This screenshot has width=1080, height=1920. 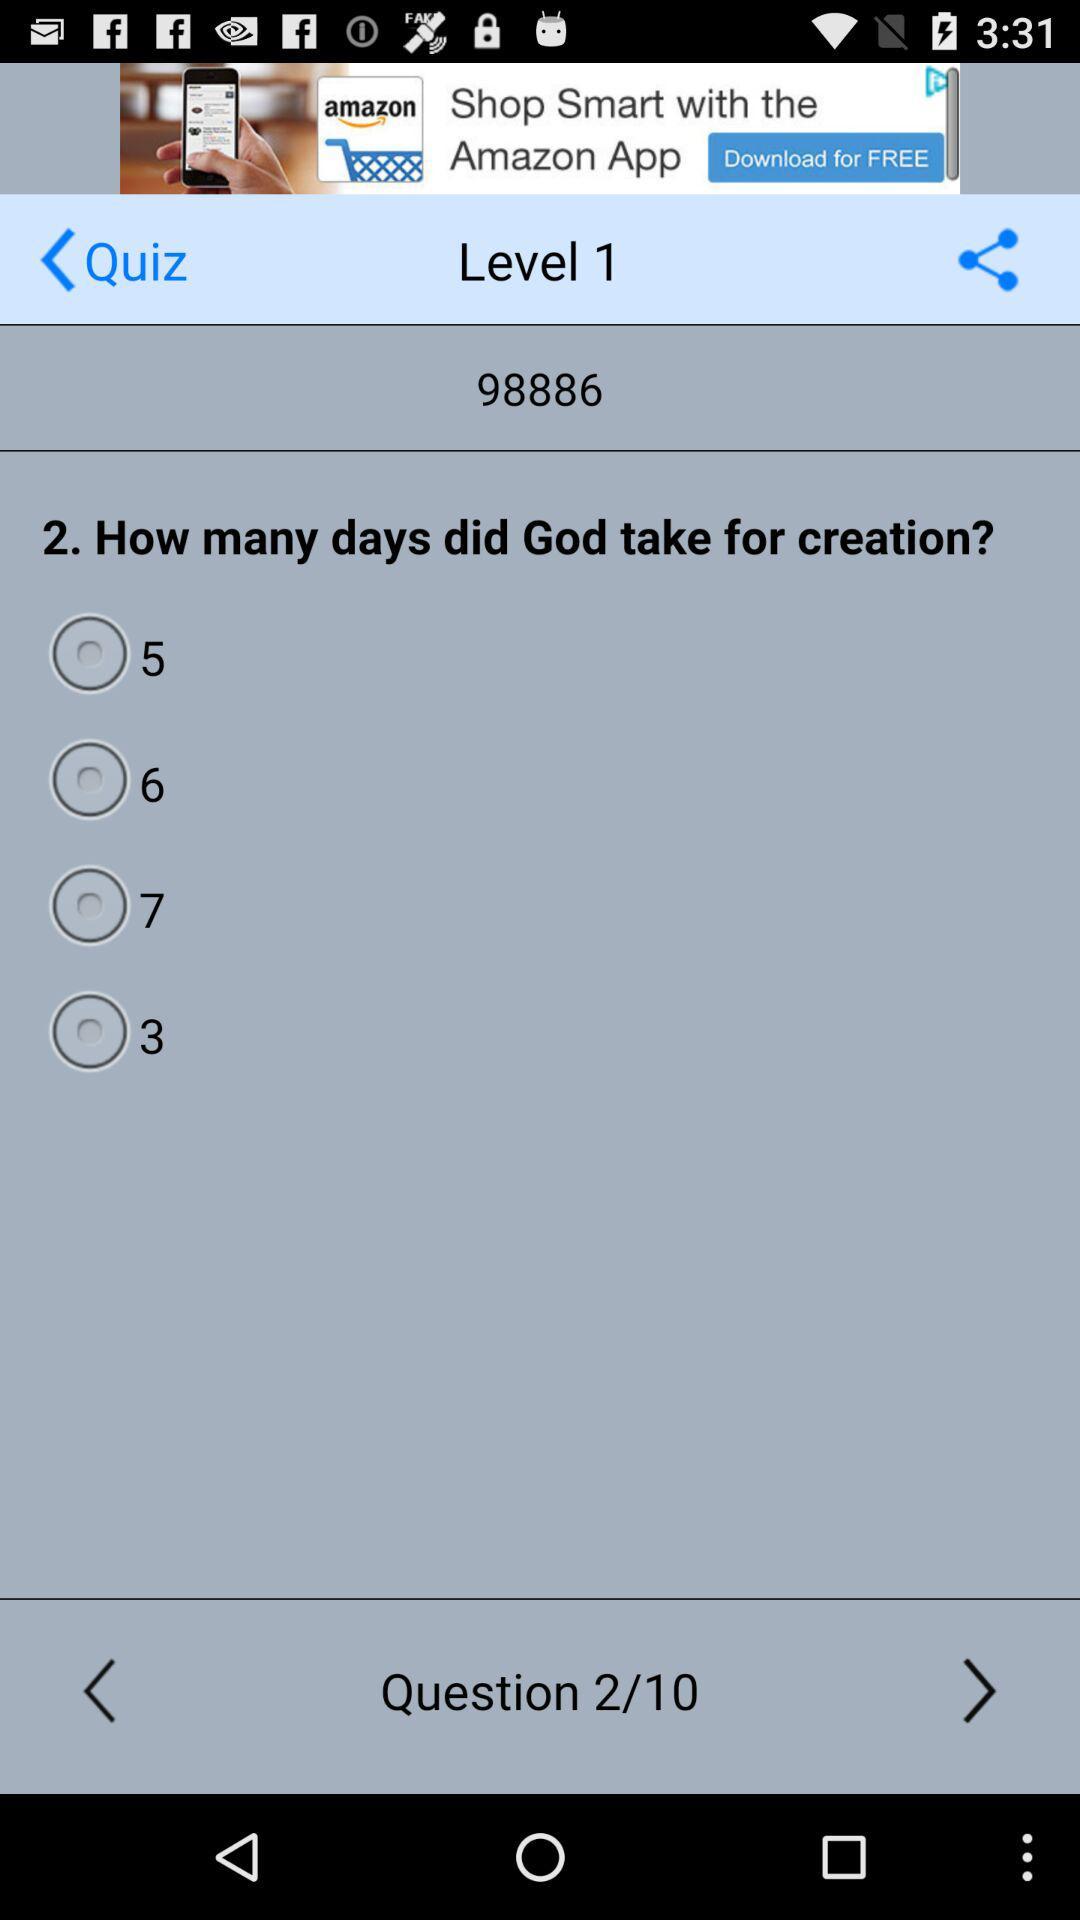 What do you see at coordinates (540, 127) in the screenshot?
I see `website advertisement` at bounding box center [540, 127].